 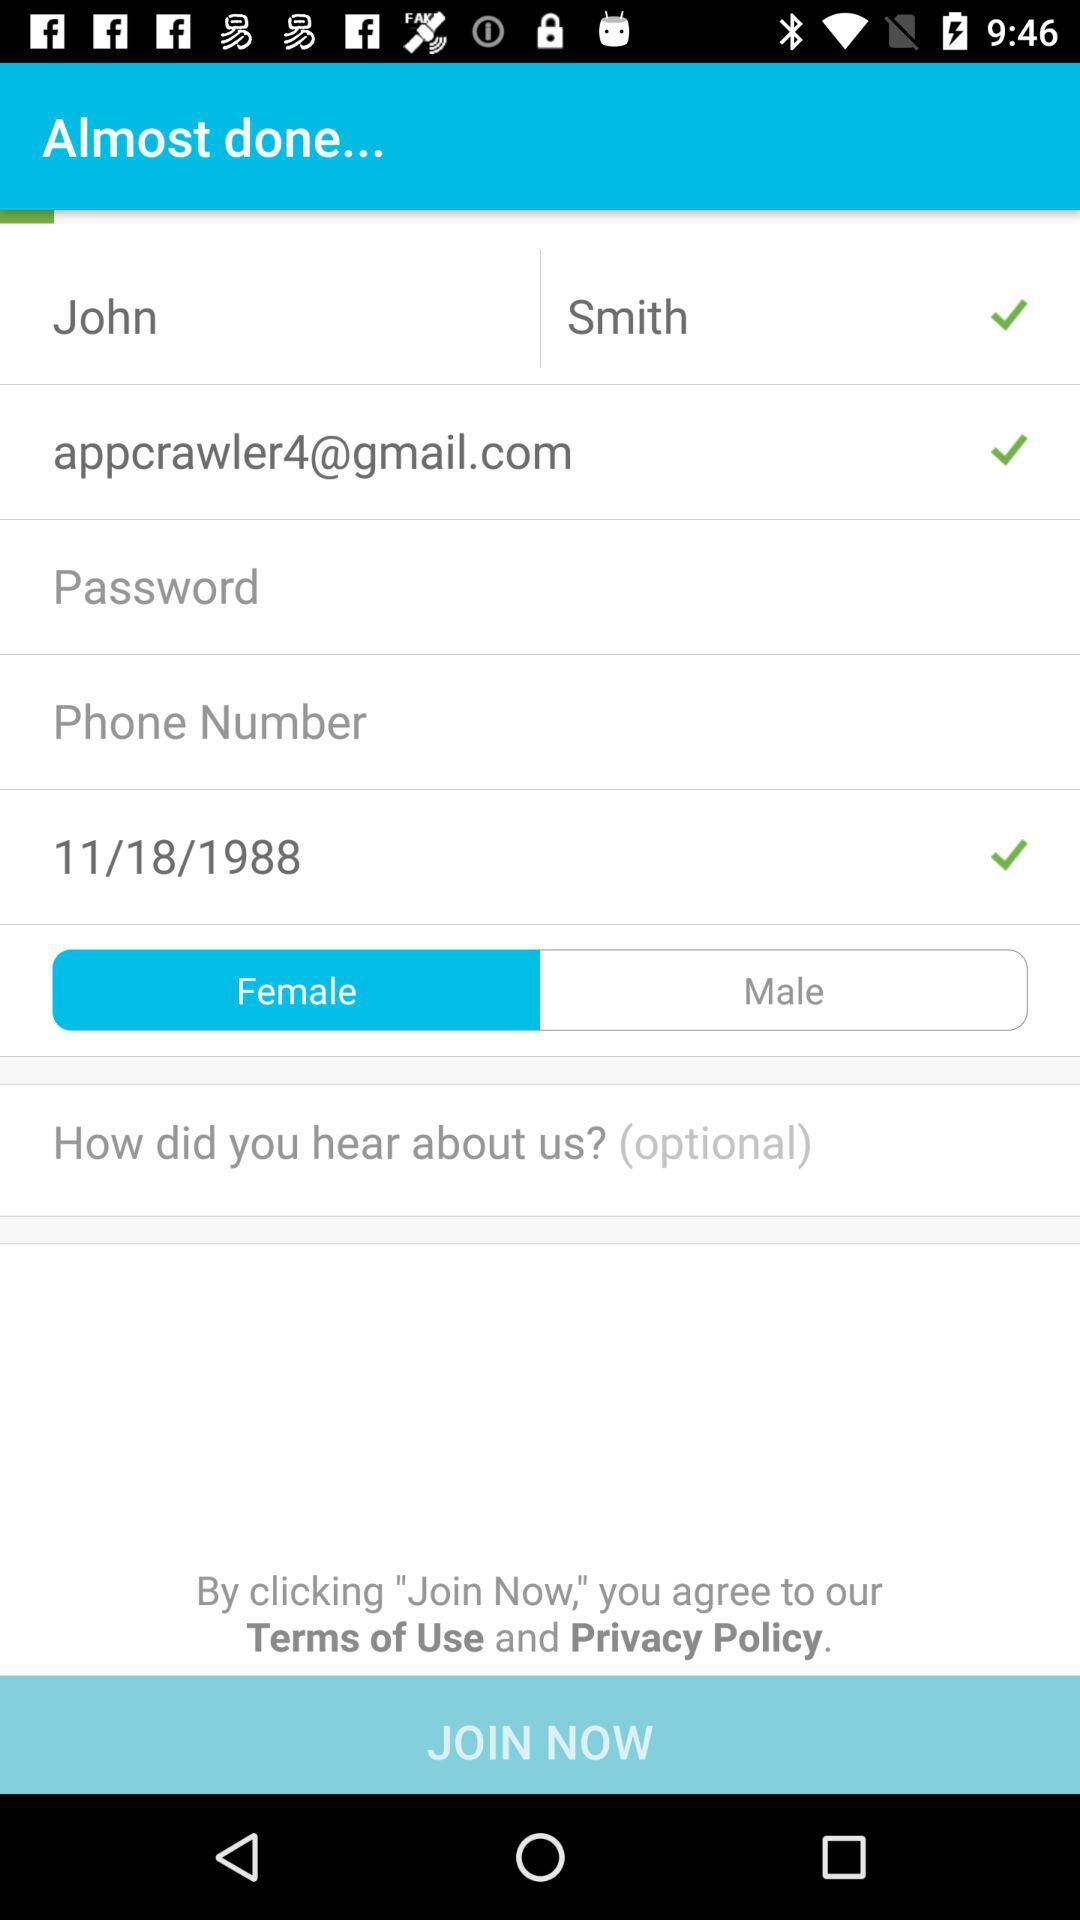 I want to click on male, so click(x=782, y=989).